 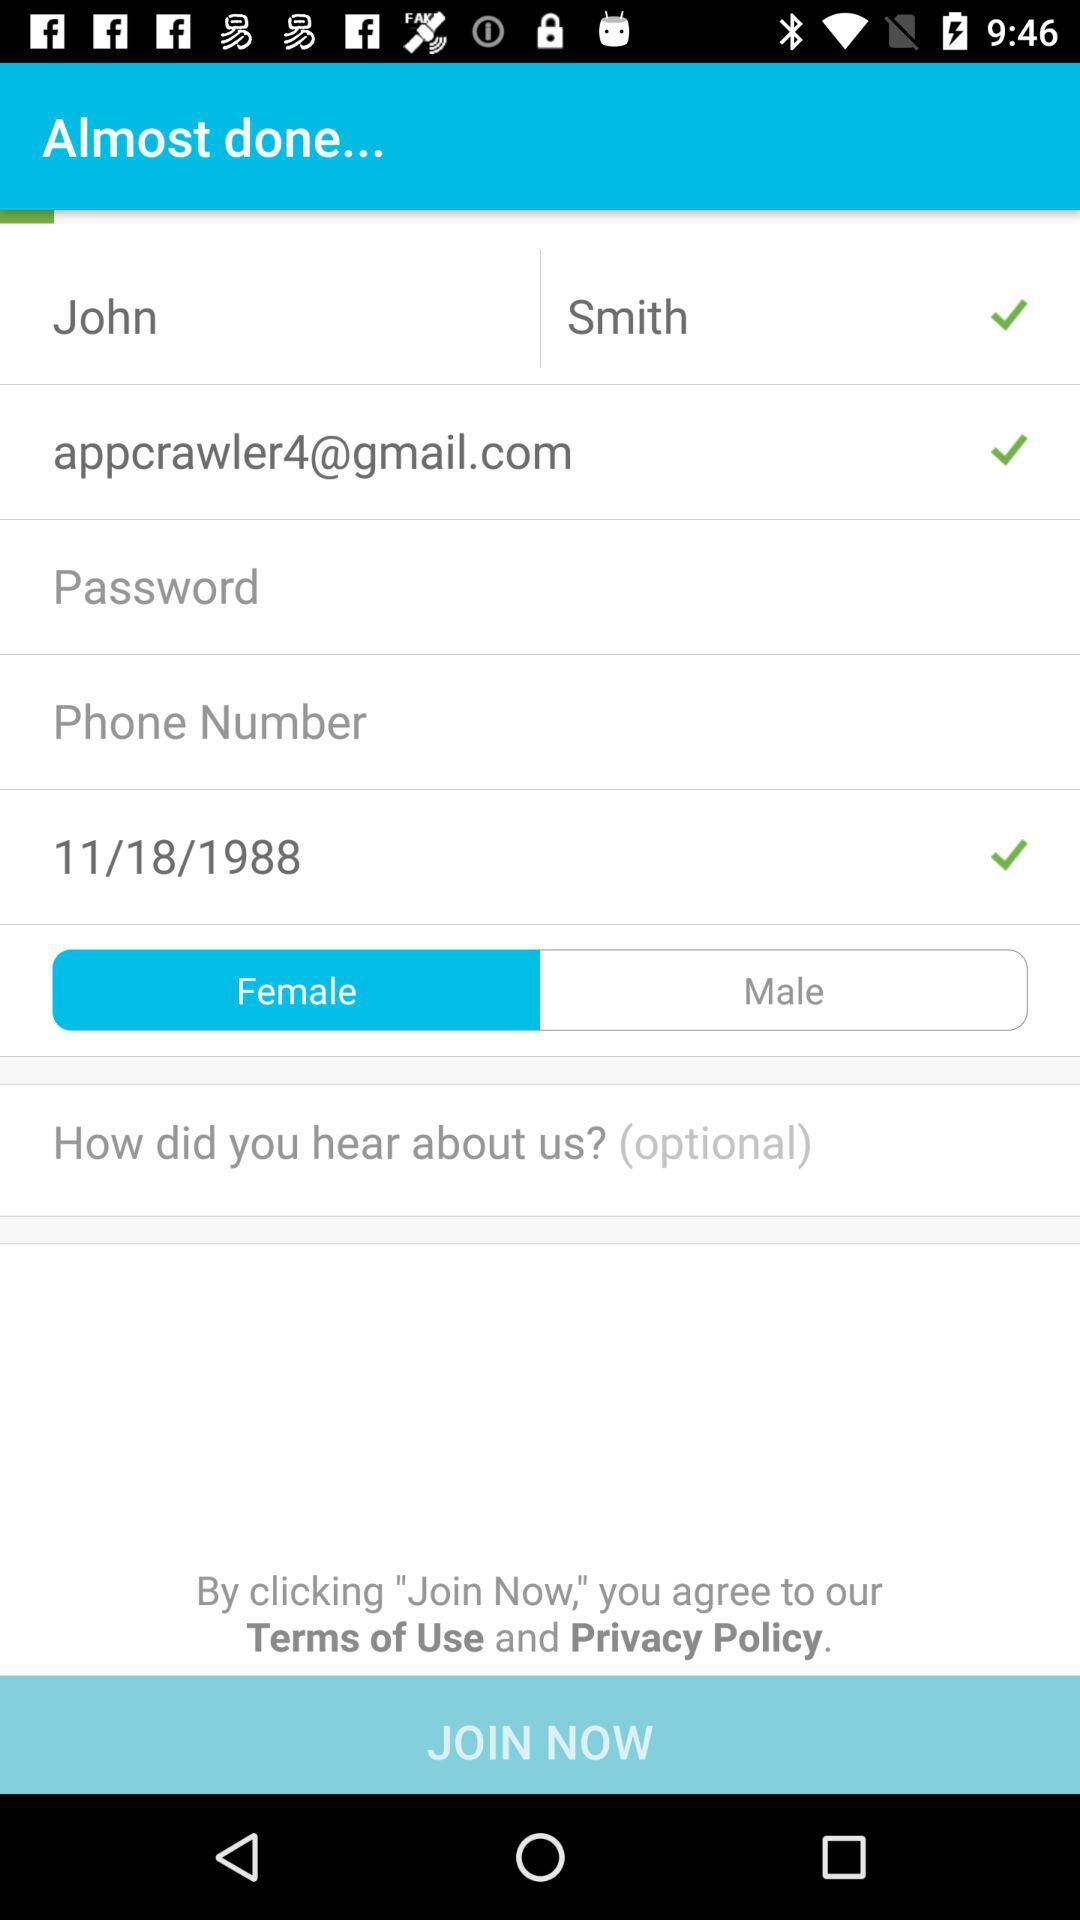 I want to click on male, so click(x=782, y=989).